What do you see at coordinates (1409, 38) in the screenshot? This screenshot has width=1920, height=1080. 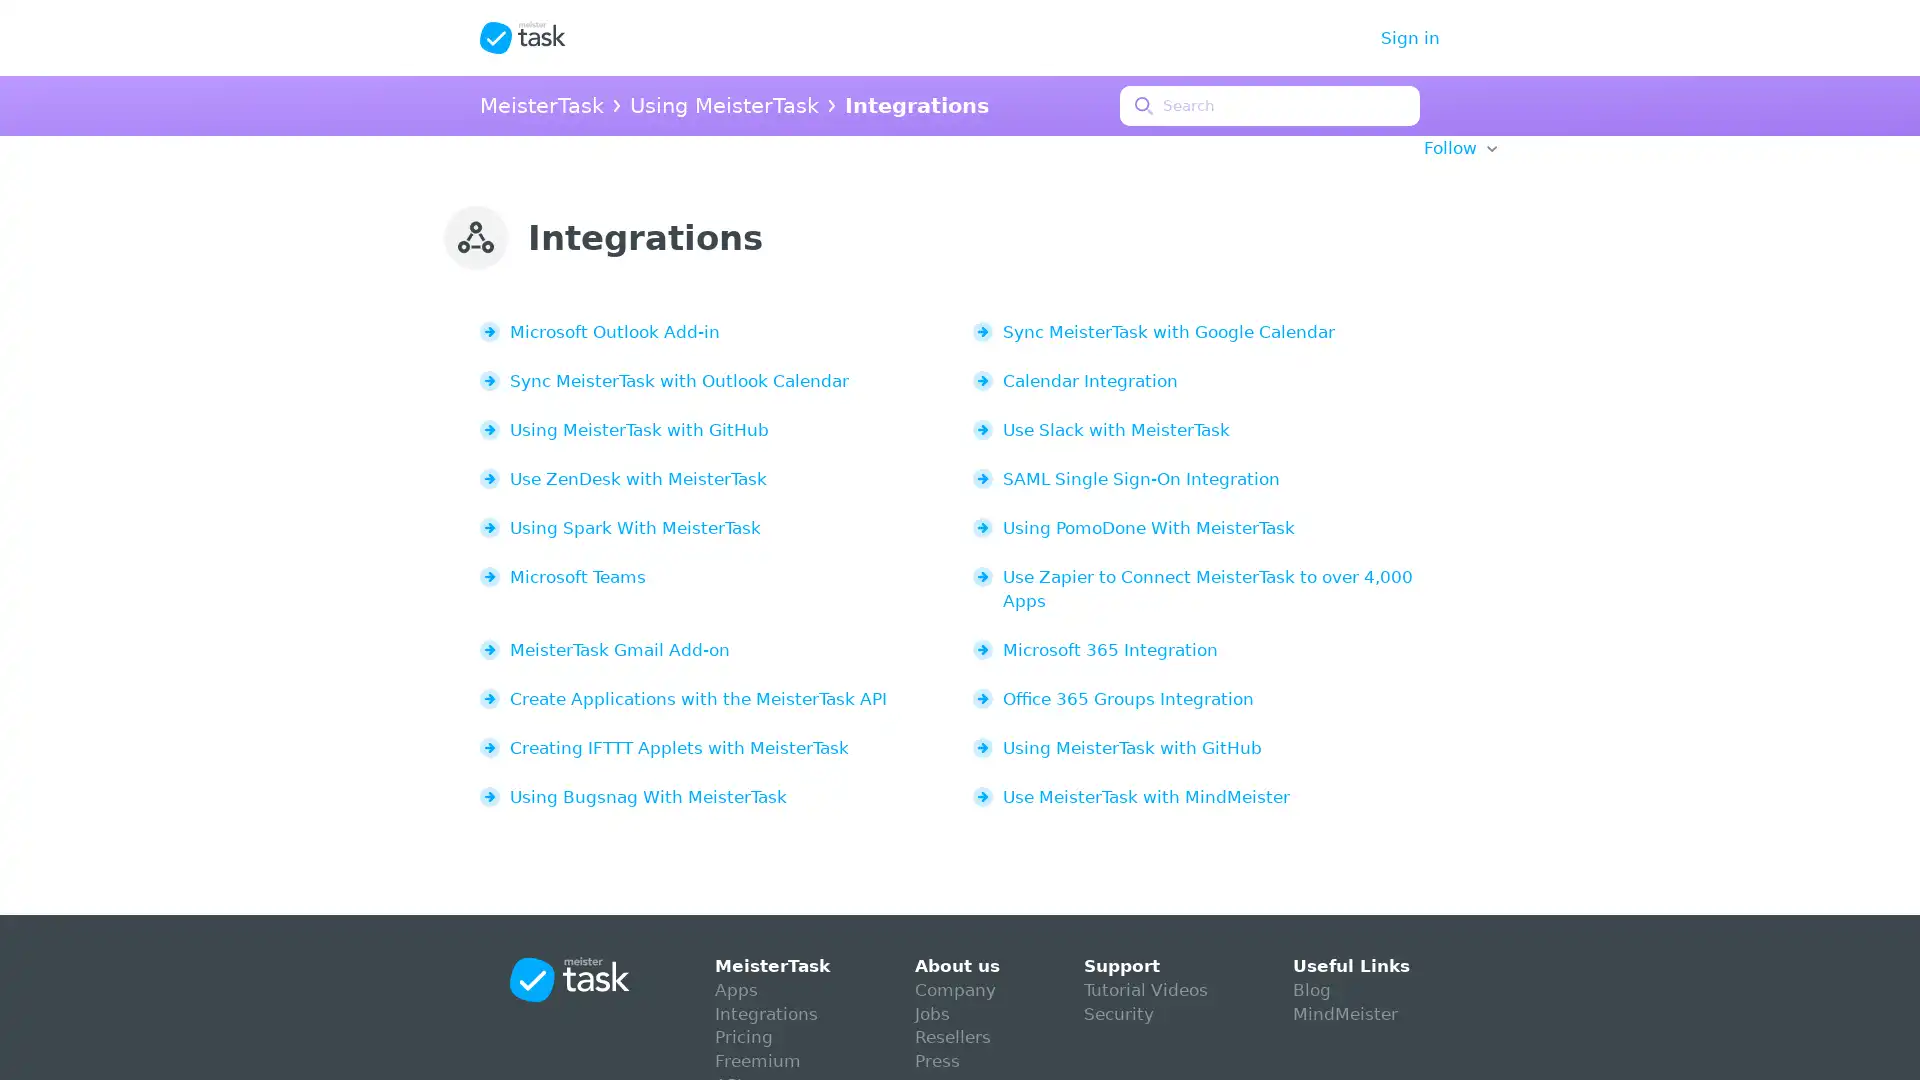 I see `Sign in` at bounding box center [1409, 38].